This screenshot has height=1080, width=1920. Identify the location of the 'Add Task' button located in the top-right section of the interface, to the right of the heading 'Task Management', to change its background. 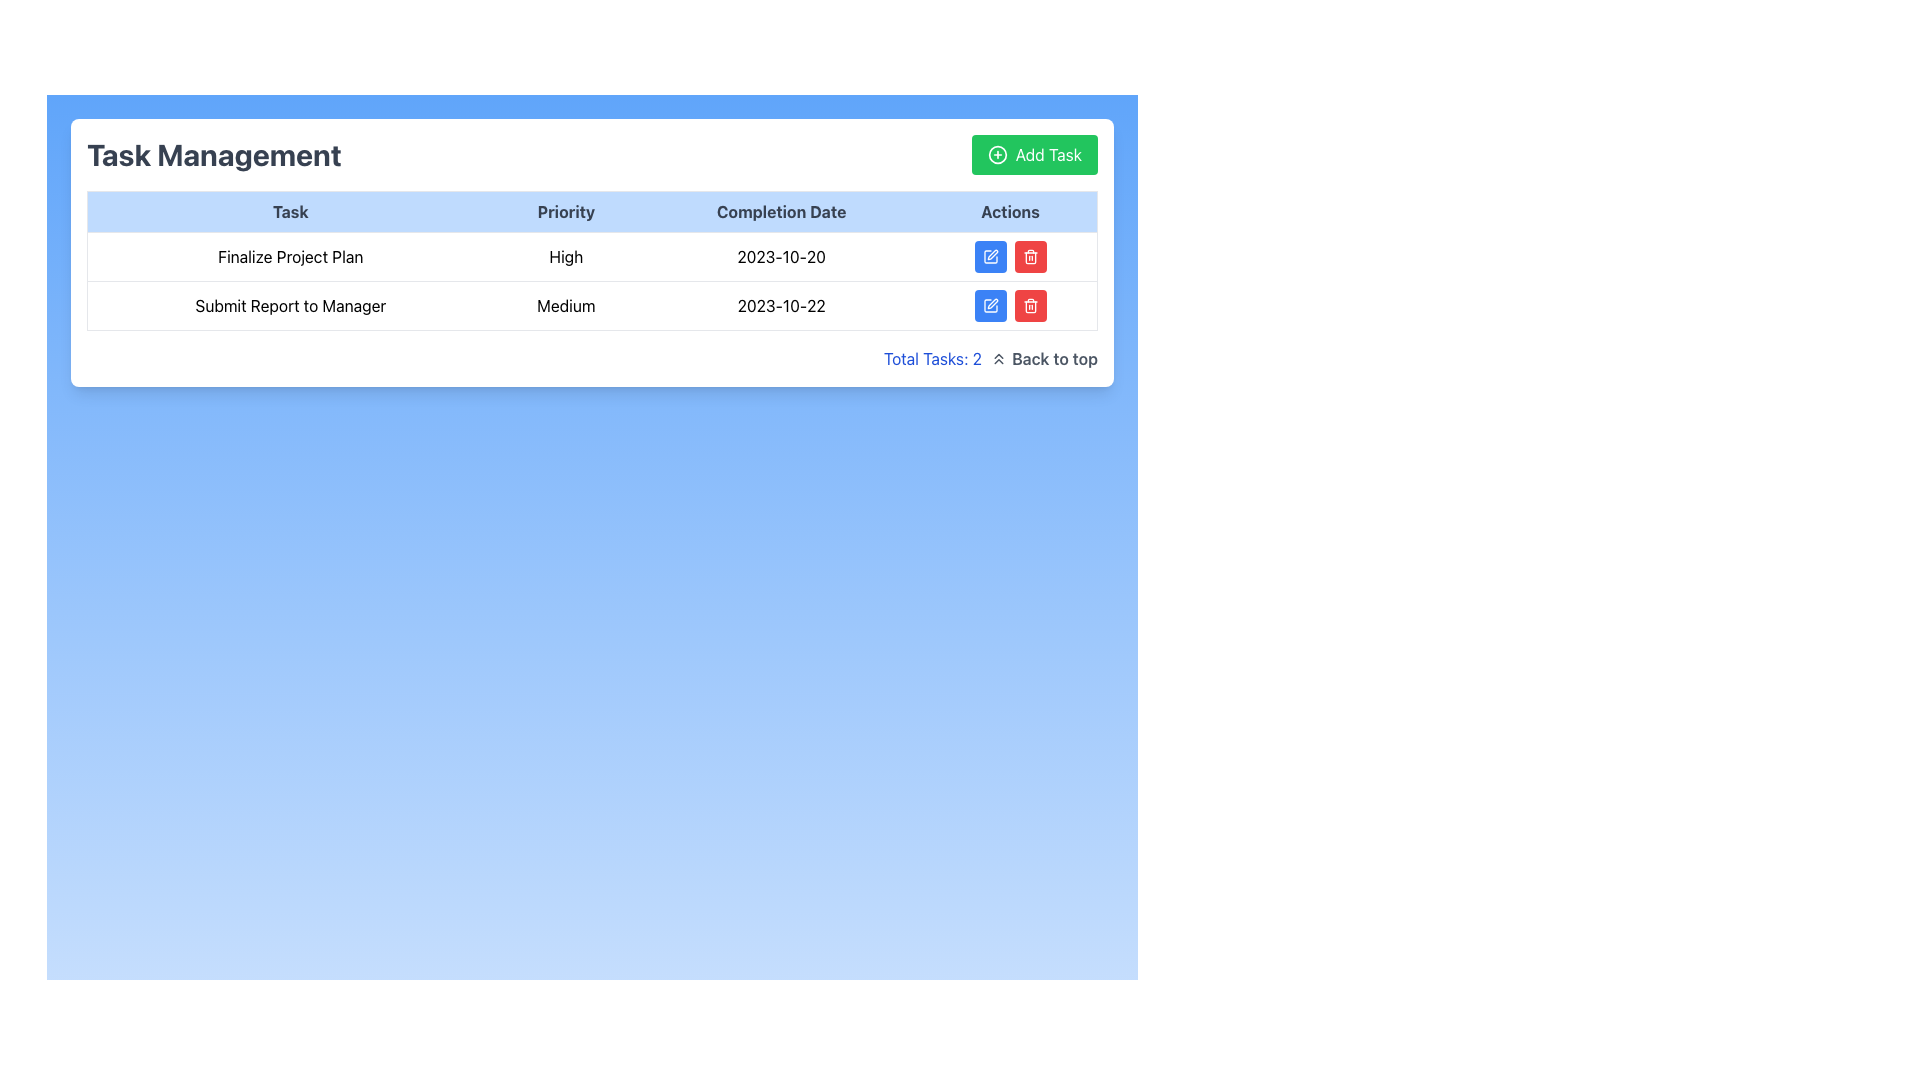
(1034, 153).